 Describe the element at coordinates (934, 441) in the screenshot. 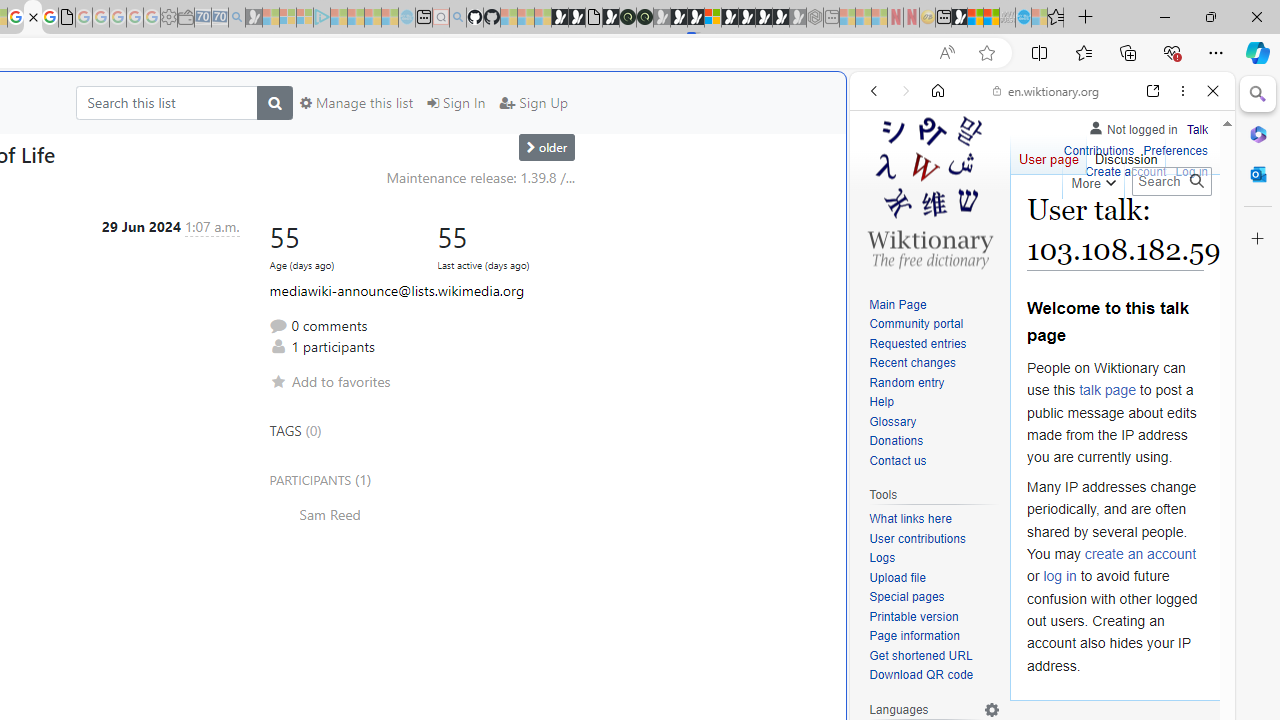

I see `'Donations'` at that location.